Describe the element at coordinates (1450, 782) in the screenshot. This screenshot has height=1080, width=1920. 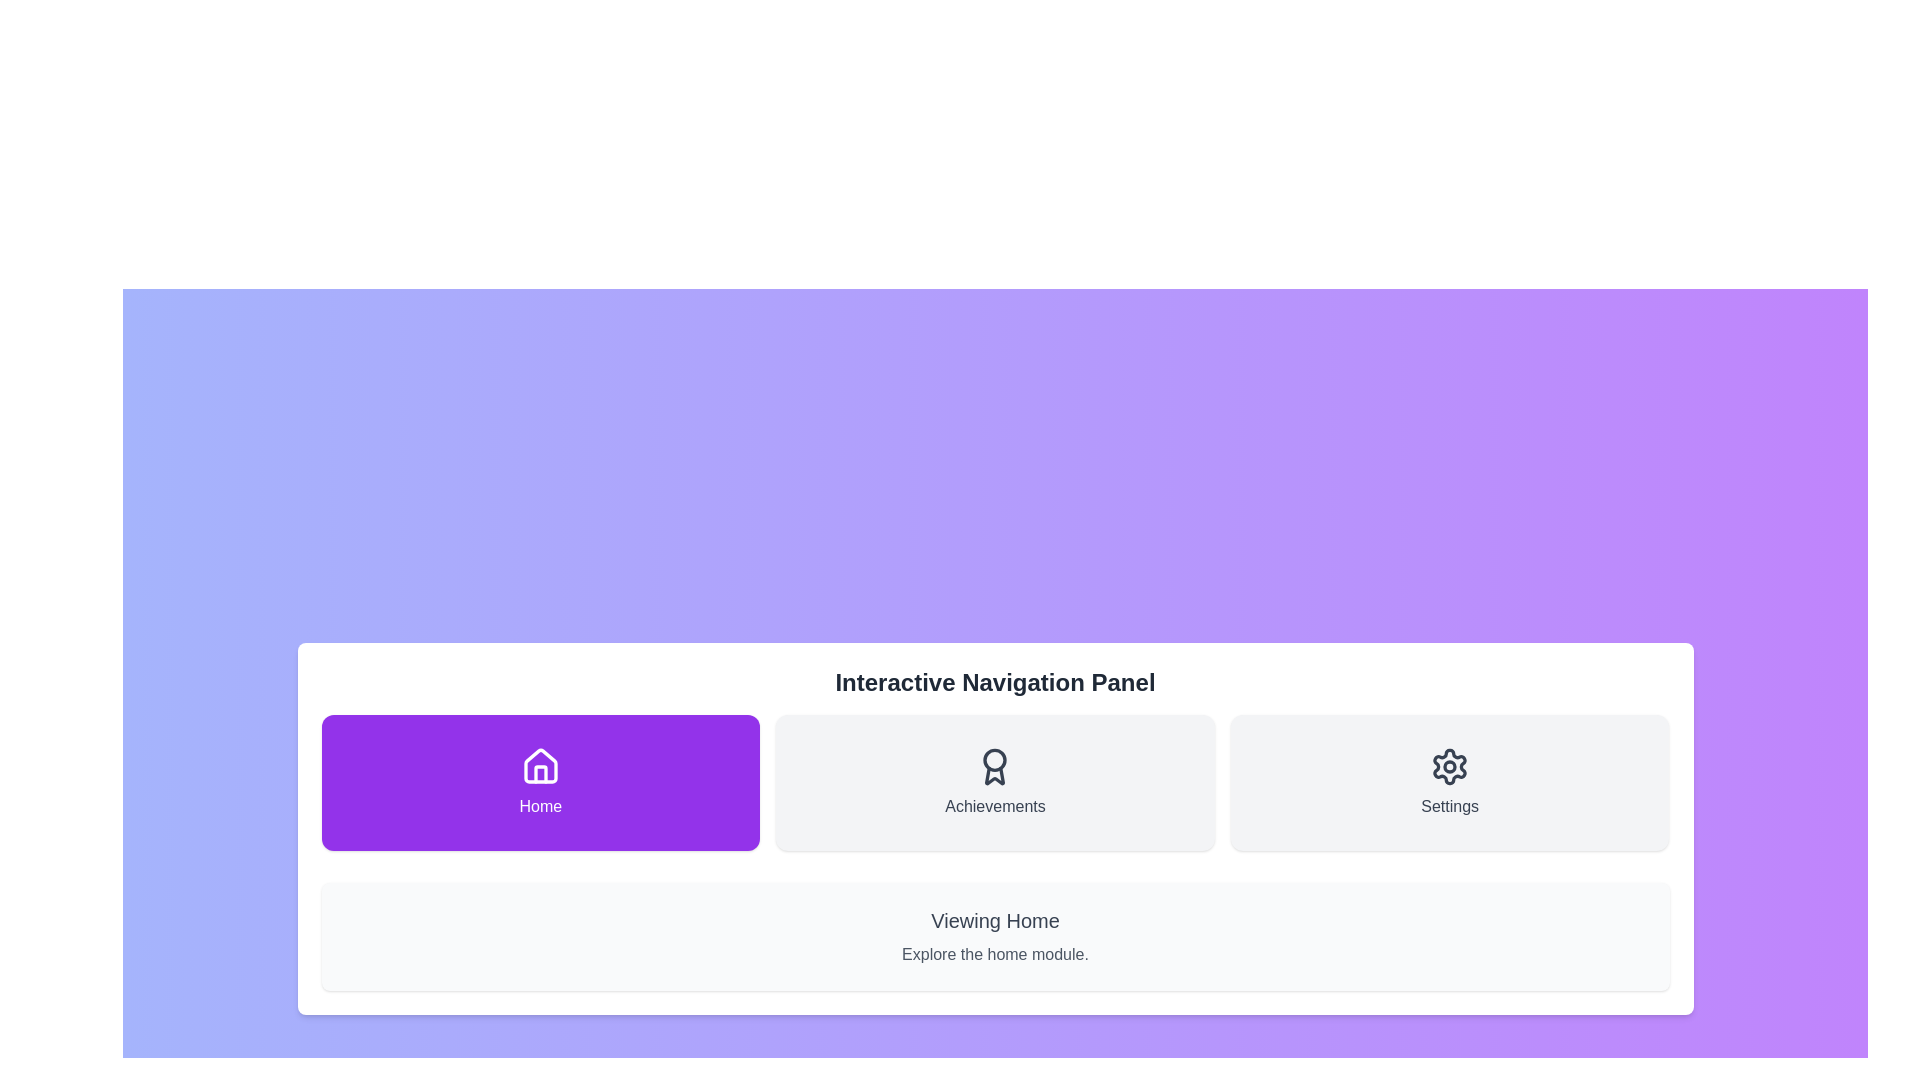
I see `the settings navigation button located at the bottom-right of the grid` at that location.